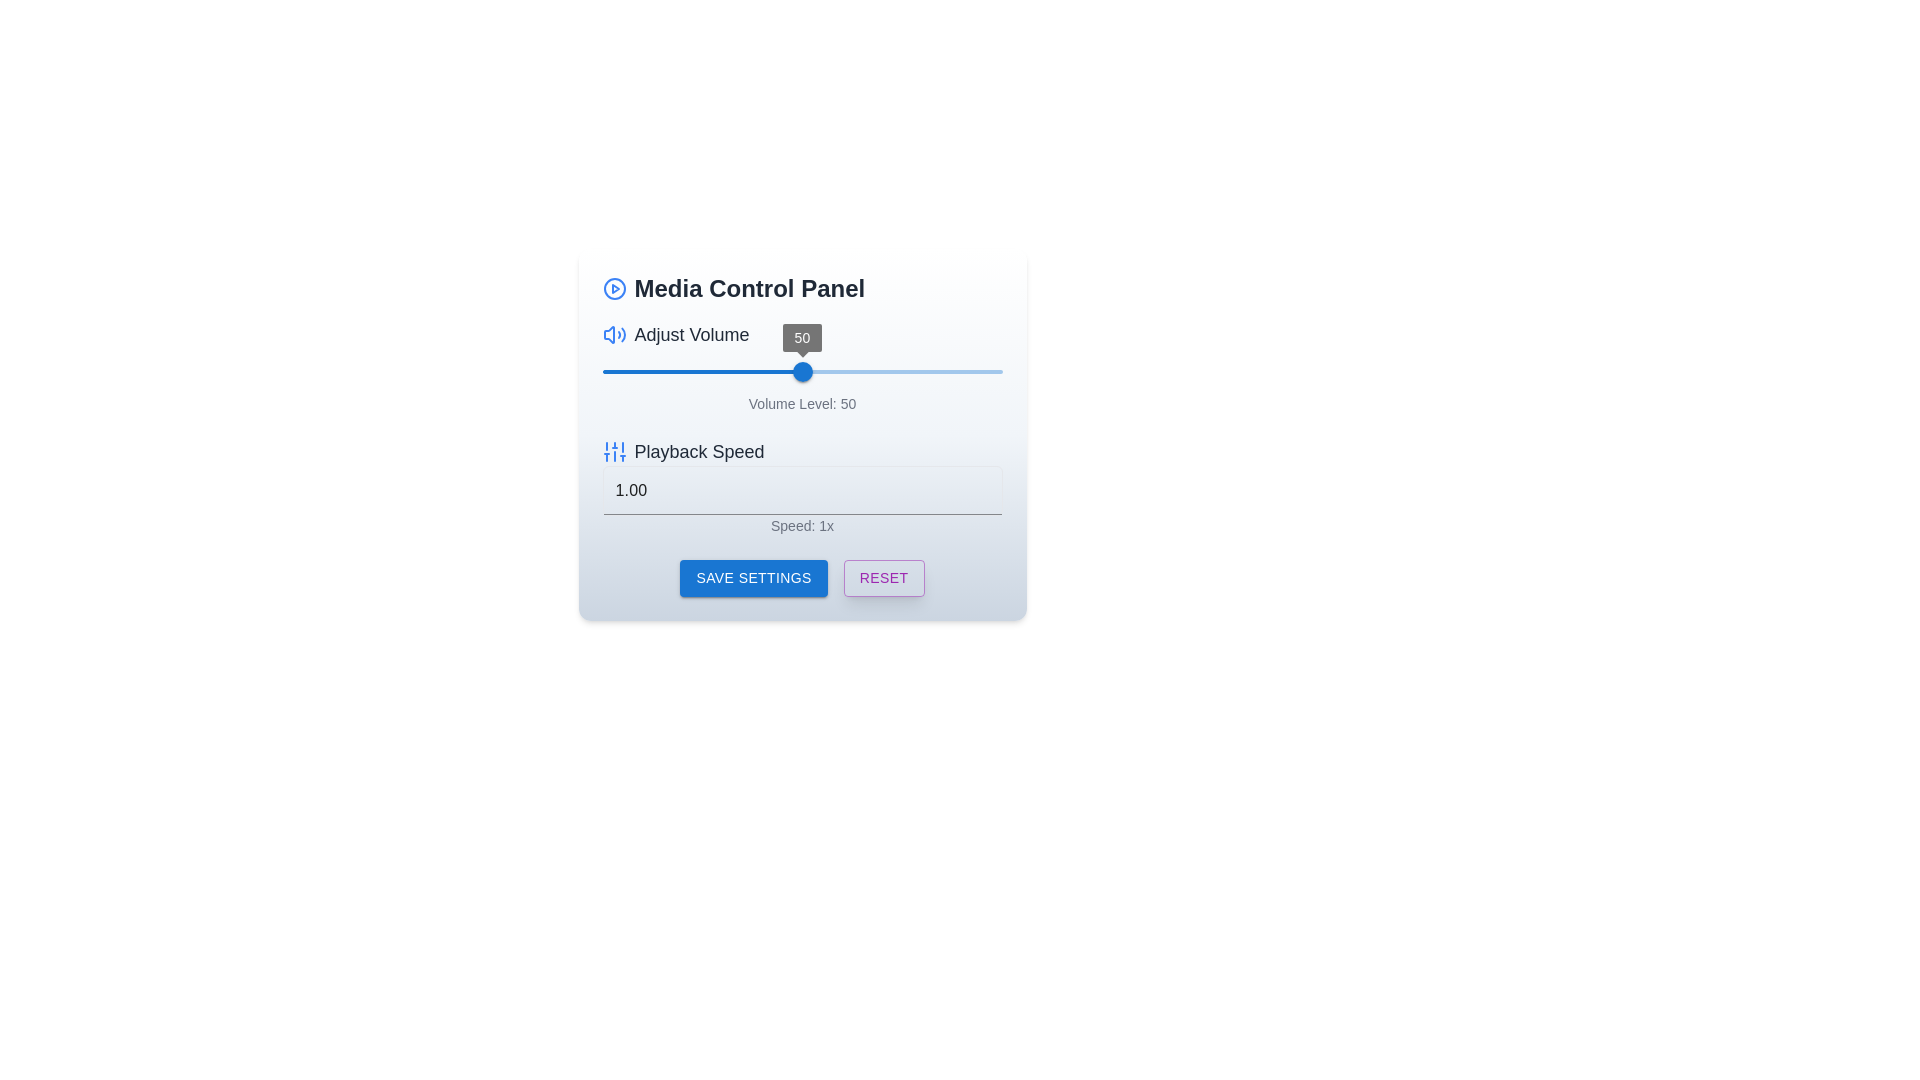  Describe the element at coordinates (802, 490) in the screenshot. I see `the numeric input field displaying '1.00' in the 'Playback Speed' section` at that location.